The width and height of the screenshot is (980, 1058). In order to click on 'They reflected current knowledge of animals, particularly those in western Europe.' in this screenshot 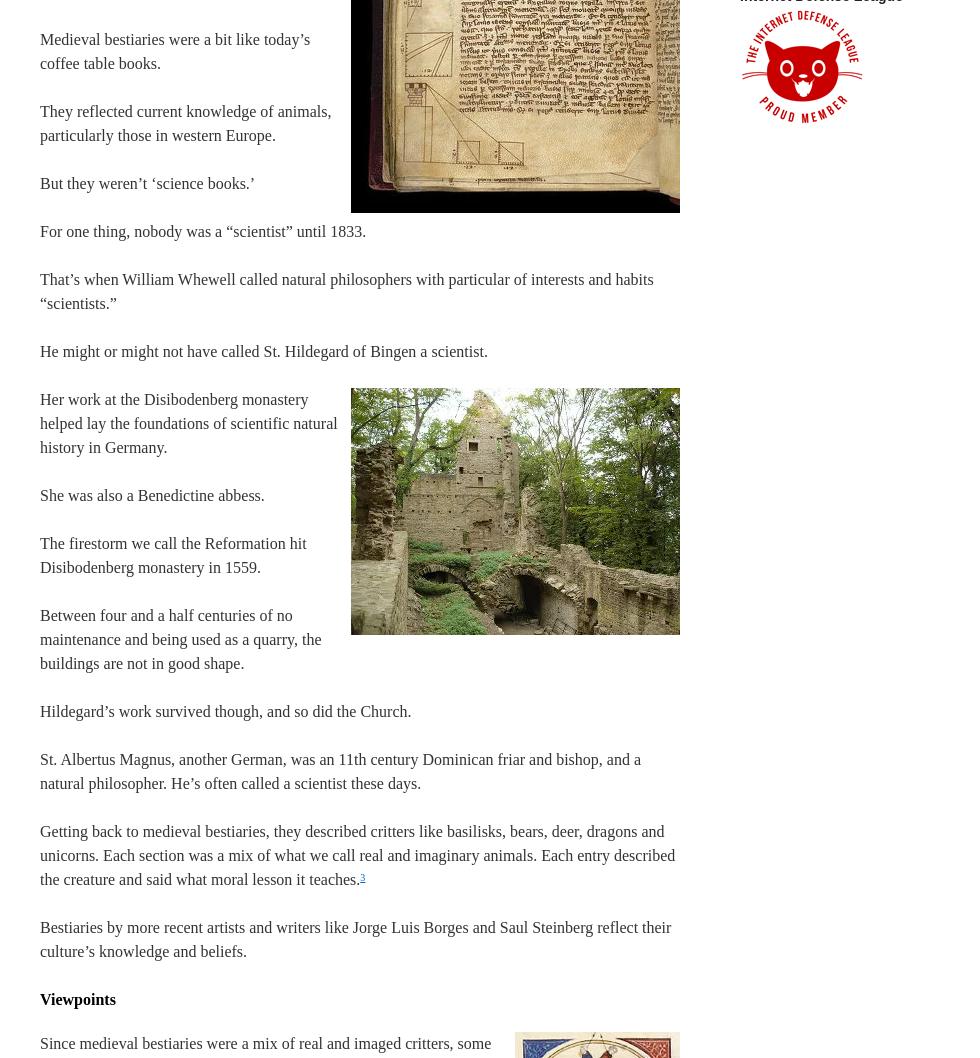, I will do `click(185, 122)`.